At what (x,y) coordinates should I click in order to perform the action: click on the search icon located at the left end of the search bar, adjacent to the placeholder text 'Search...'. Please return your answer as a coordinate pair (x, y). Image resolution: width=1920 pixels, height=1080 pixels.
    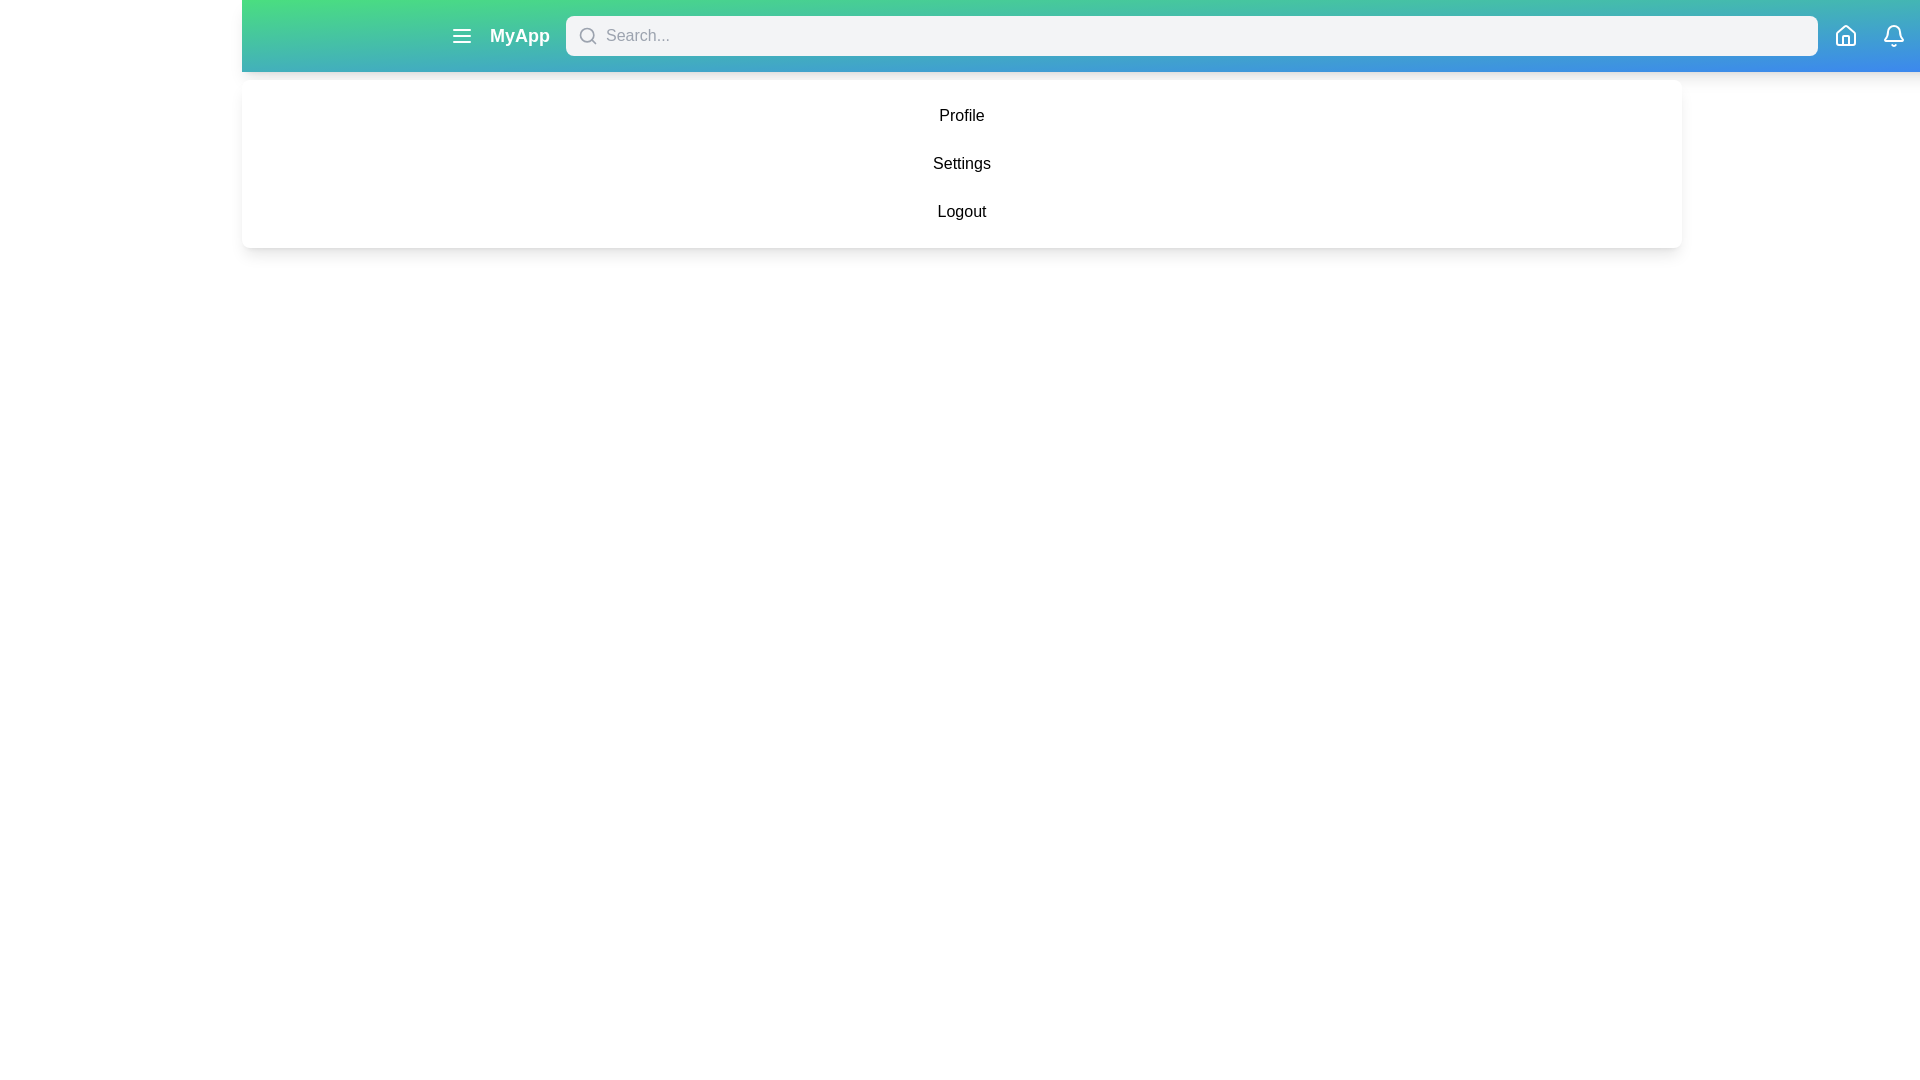
    Looking at the image, I should click on (587, 35).